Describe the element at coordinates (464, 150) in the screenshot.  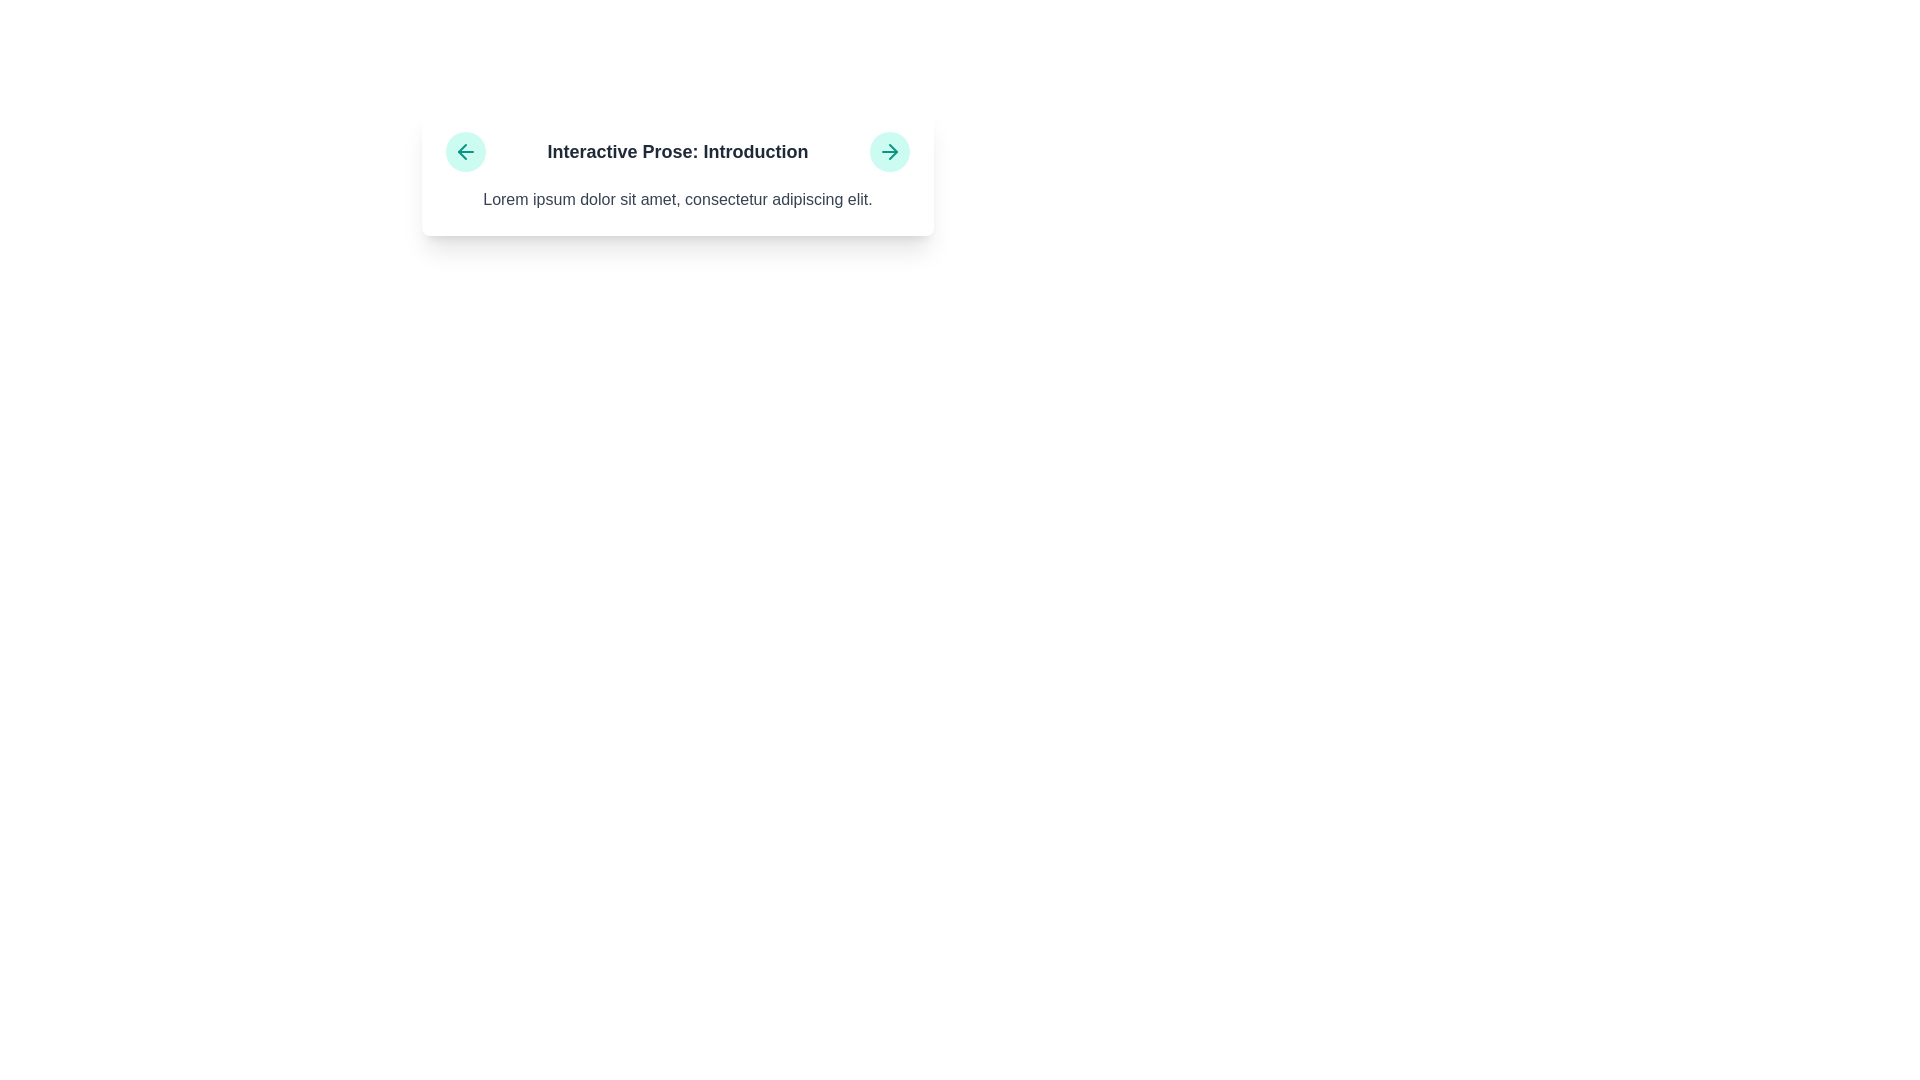
I see `the circular teal button with a left-pointing arrow` at that location.